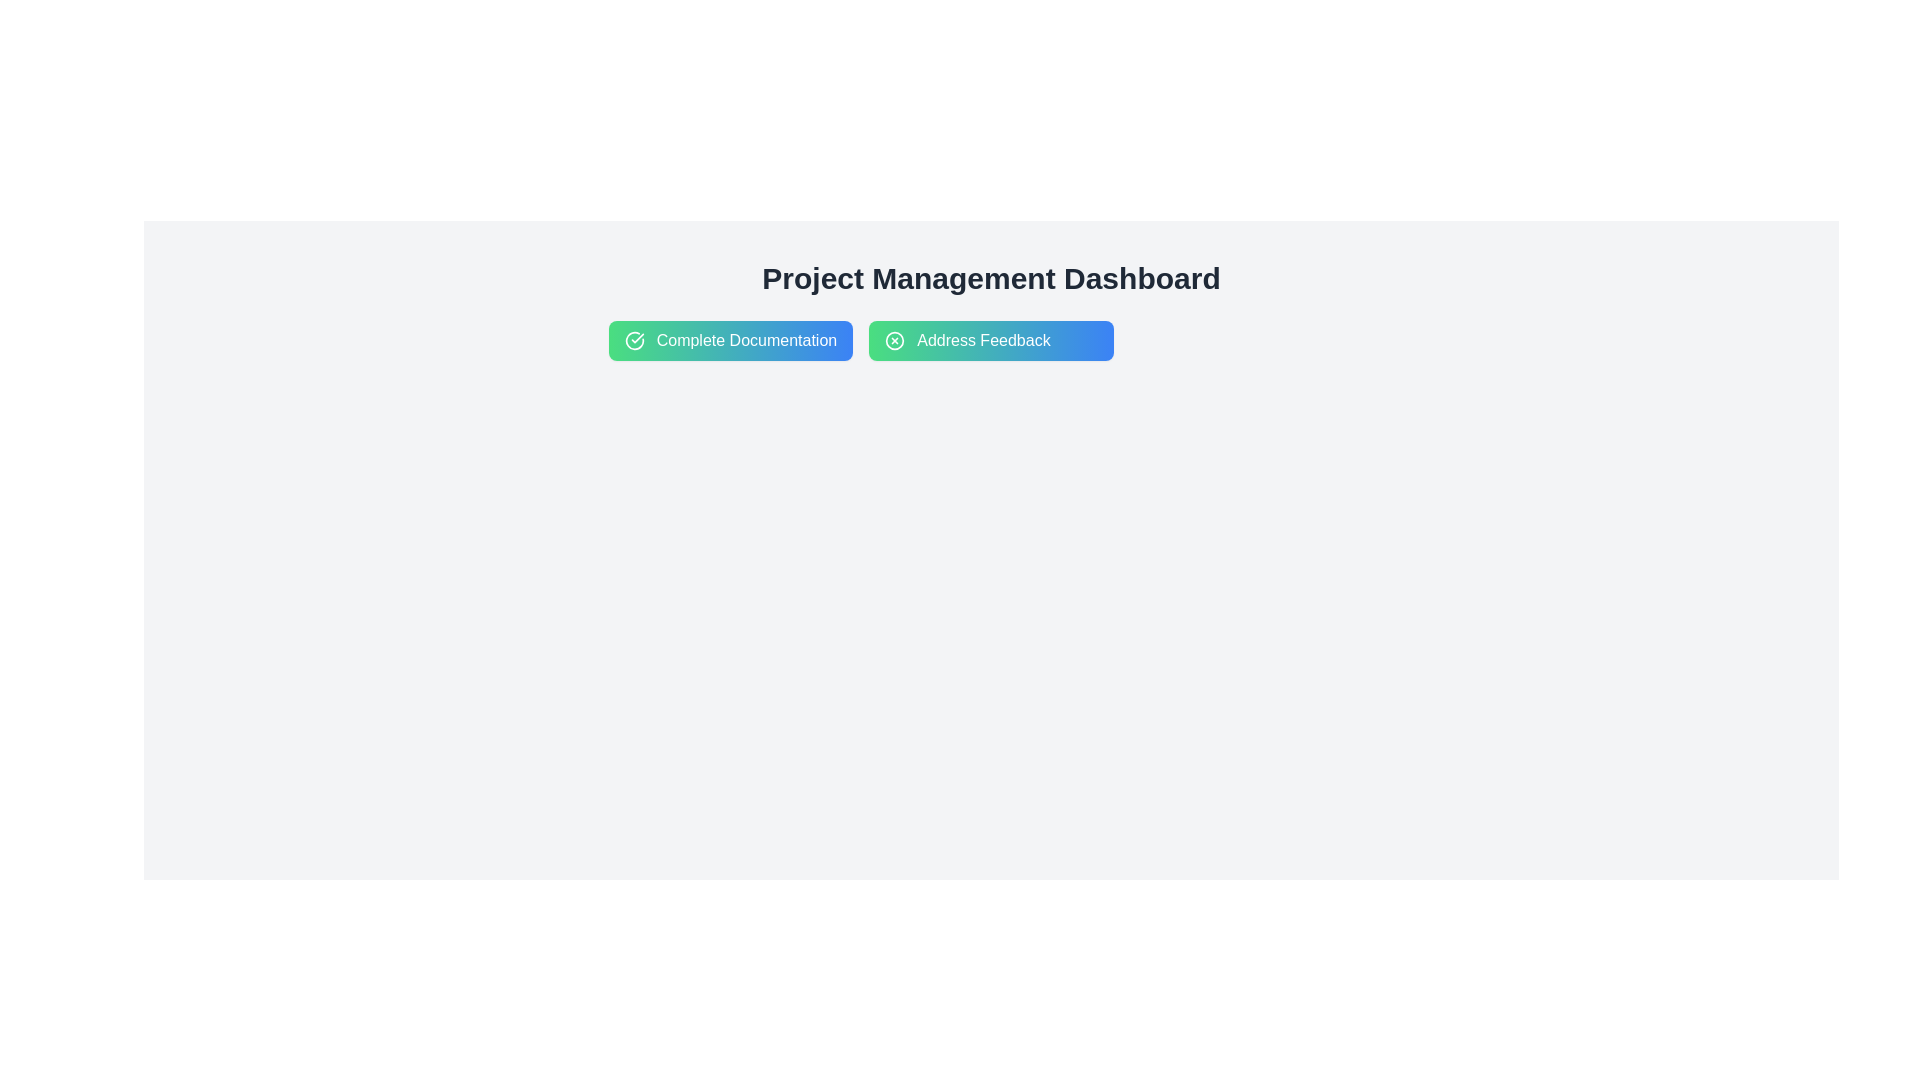 This screenshot has width=1920, height=1080. What do you see at coordinates (991, 339) in the screenshot?
I see `the task chip labeled Address Feedback` at bounding box center [991, 339].